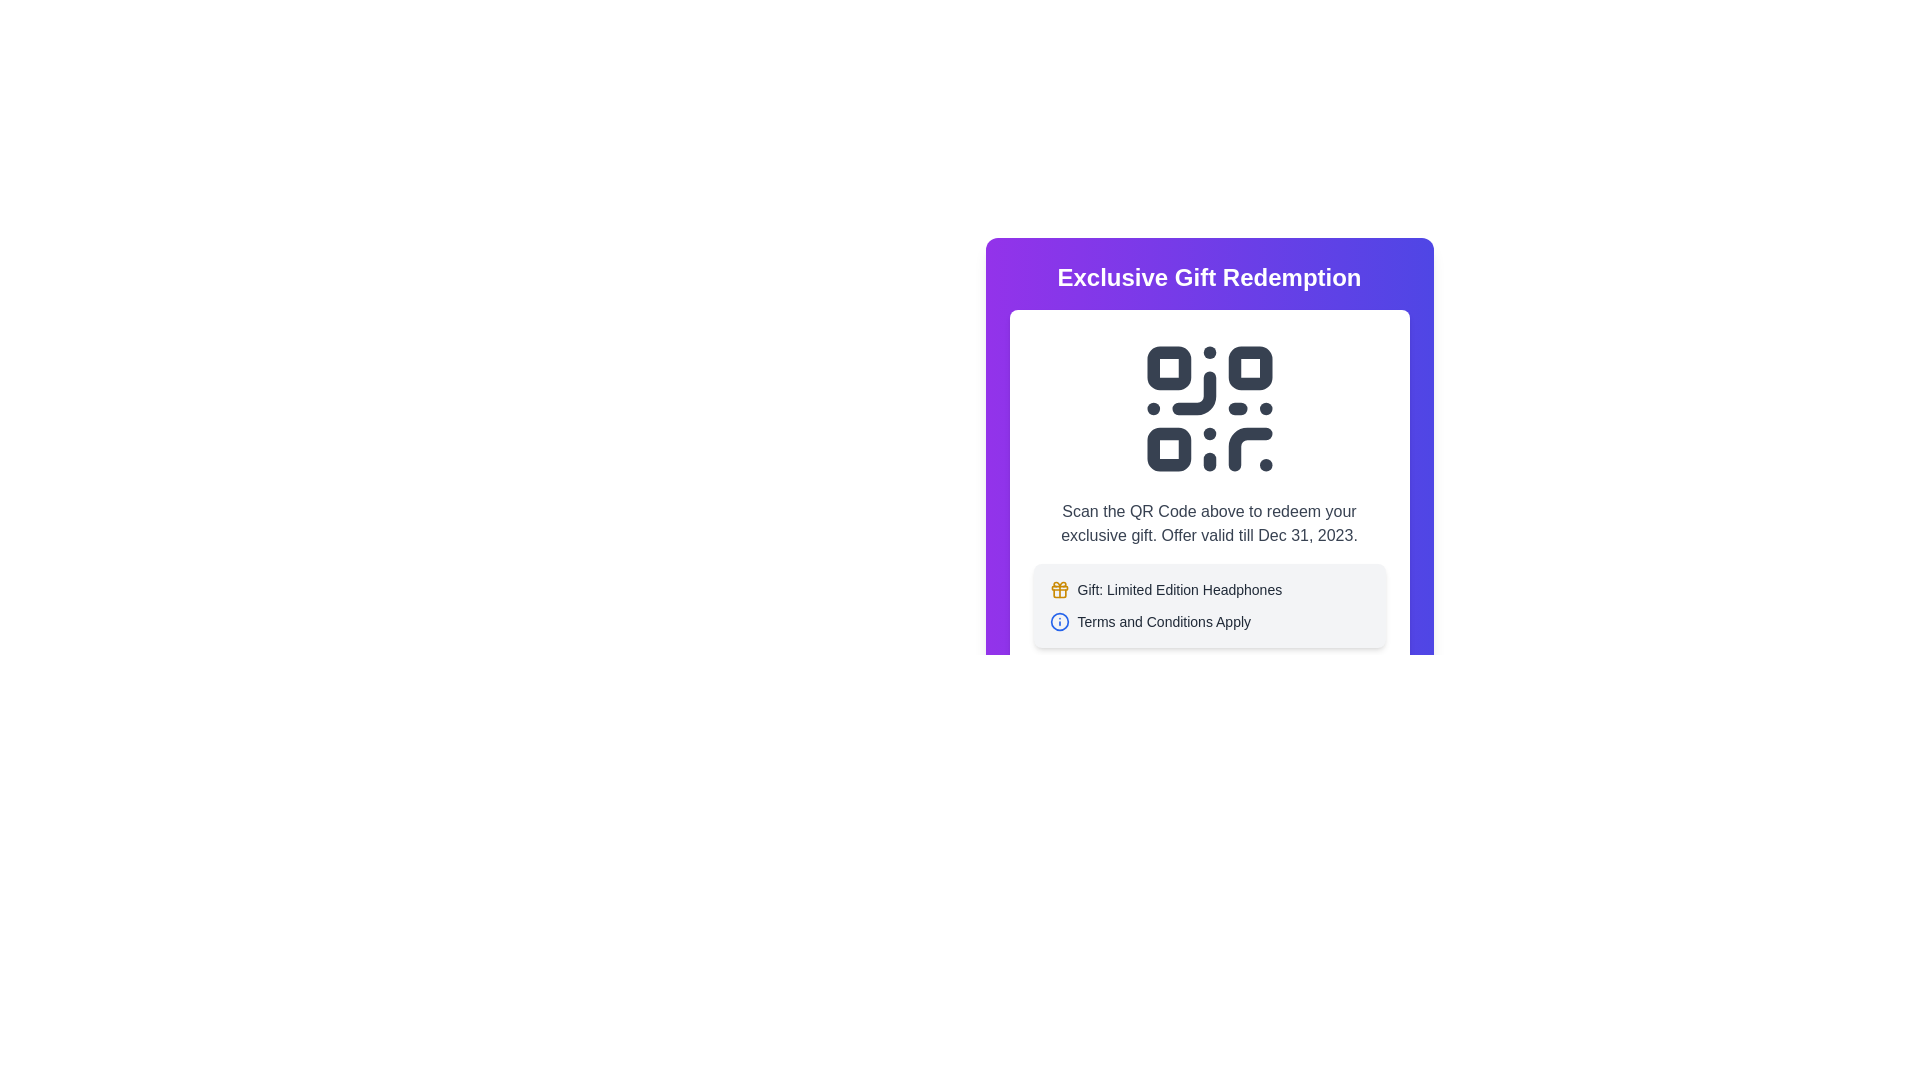 The width and height of the screenshot is (1920, 1080). I want to click on the yellow gift icon with a ribbon and bow design located next to the text 'Gift: Limited Edition Headphones', so click(1058, 589).